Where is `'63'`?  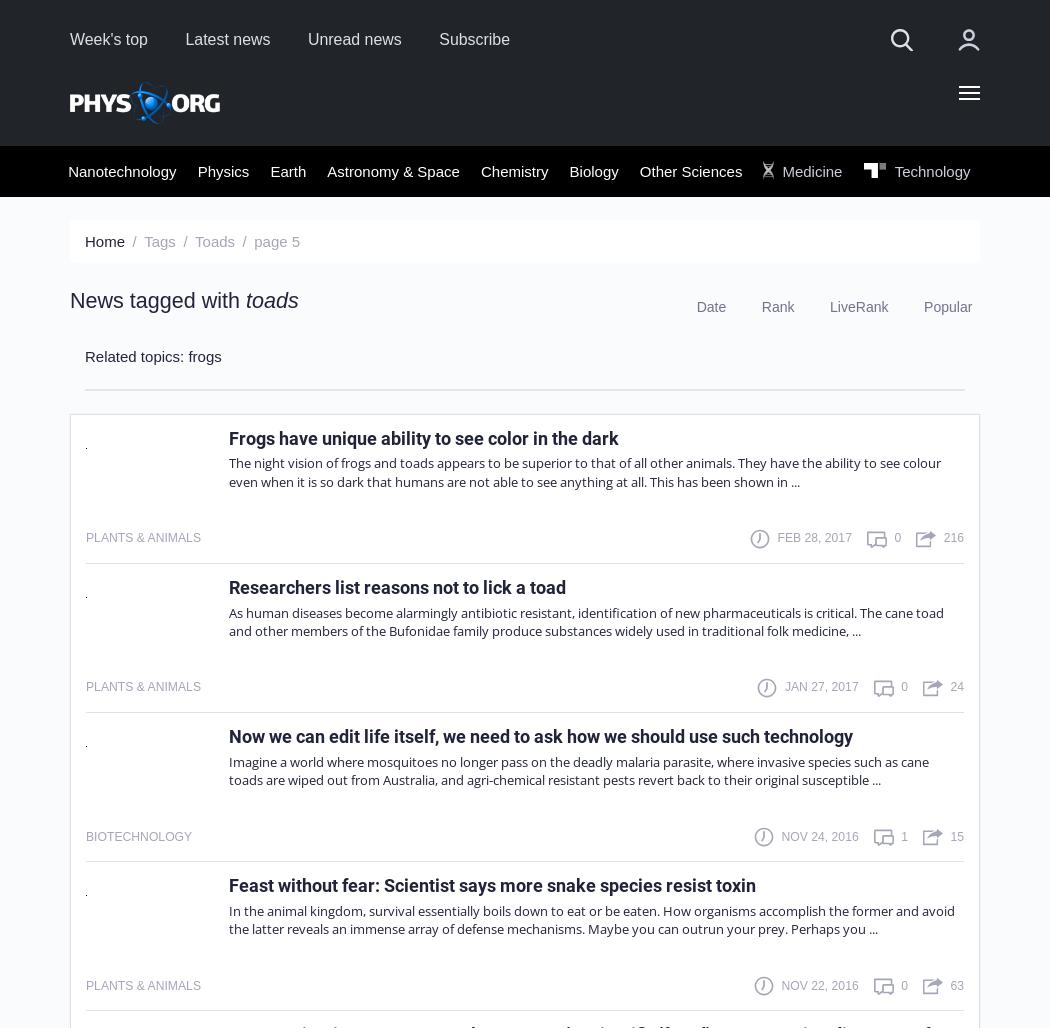 '63' is located at coordinates (955, 984).